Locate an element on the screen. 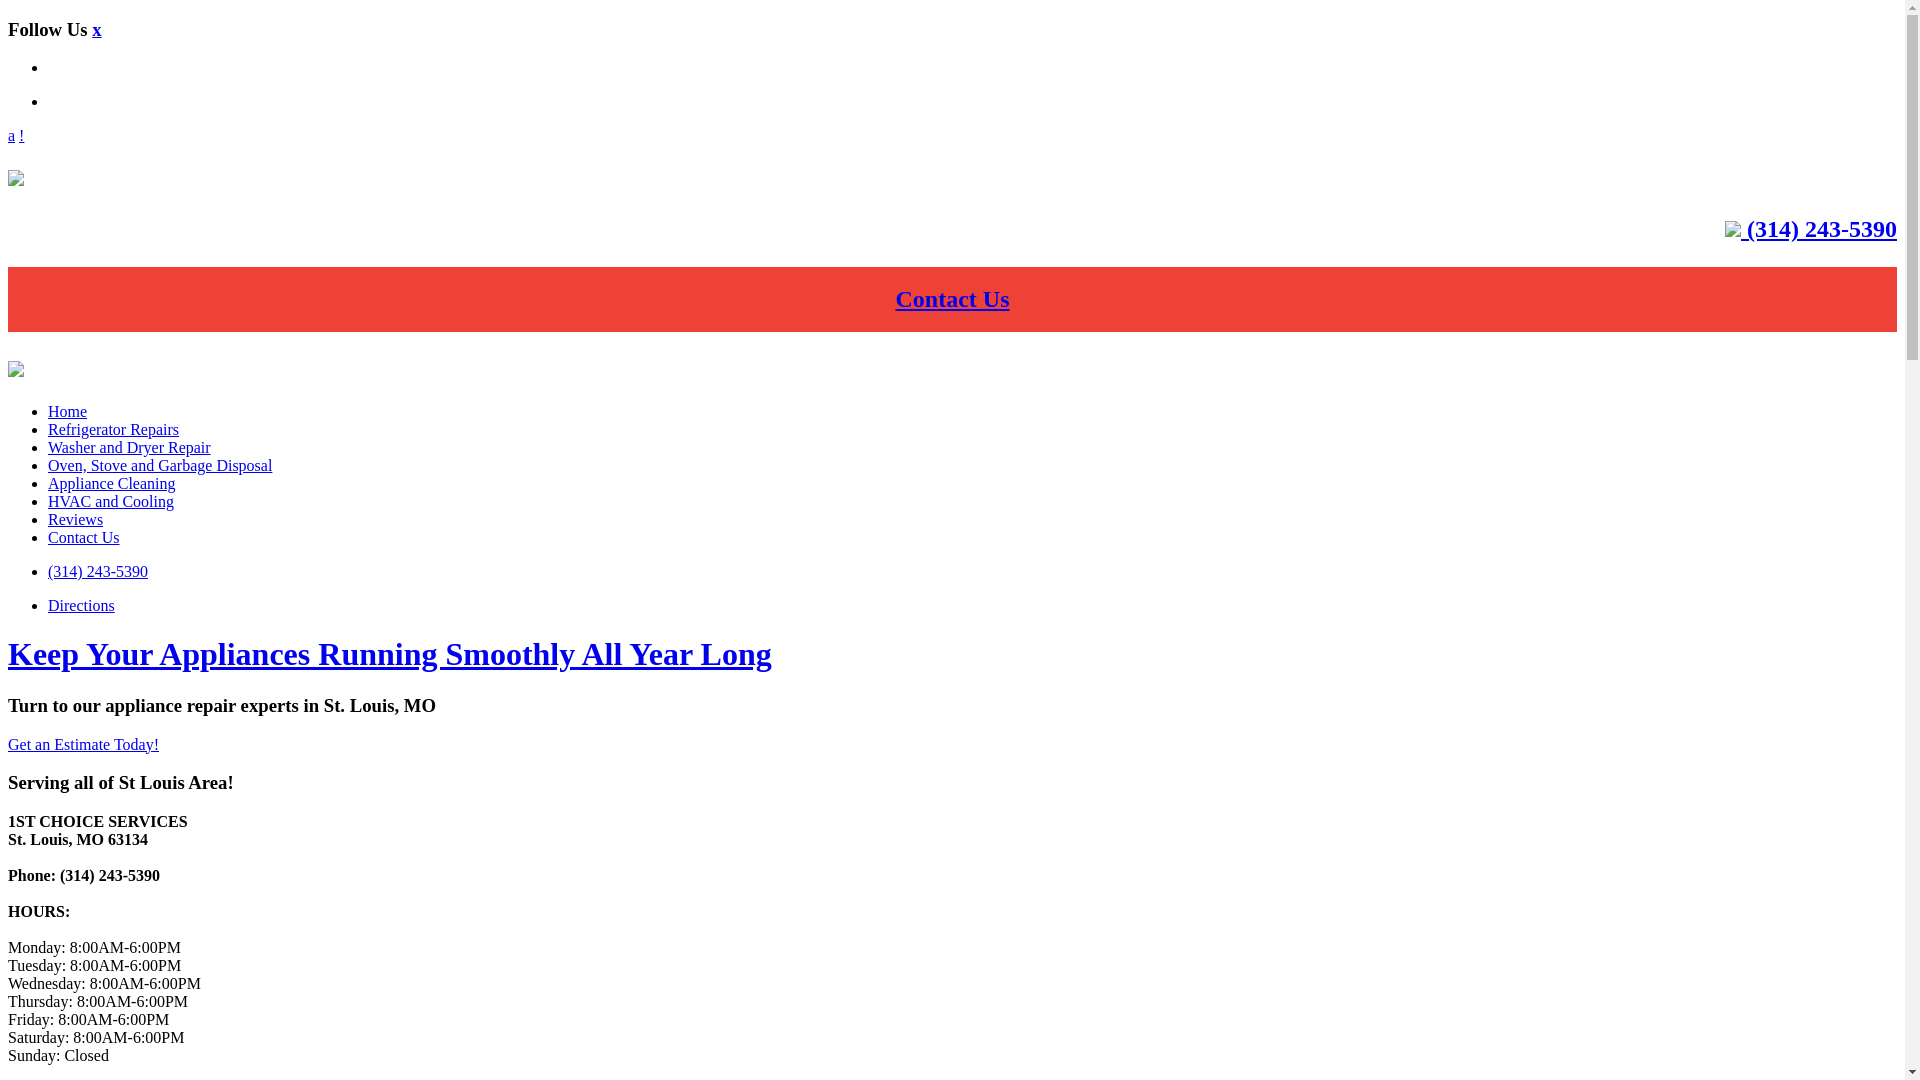 The width and height of the screenshot is (1920, 1080). 'Contact Us' is located at coordinates (82, 536).